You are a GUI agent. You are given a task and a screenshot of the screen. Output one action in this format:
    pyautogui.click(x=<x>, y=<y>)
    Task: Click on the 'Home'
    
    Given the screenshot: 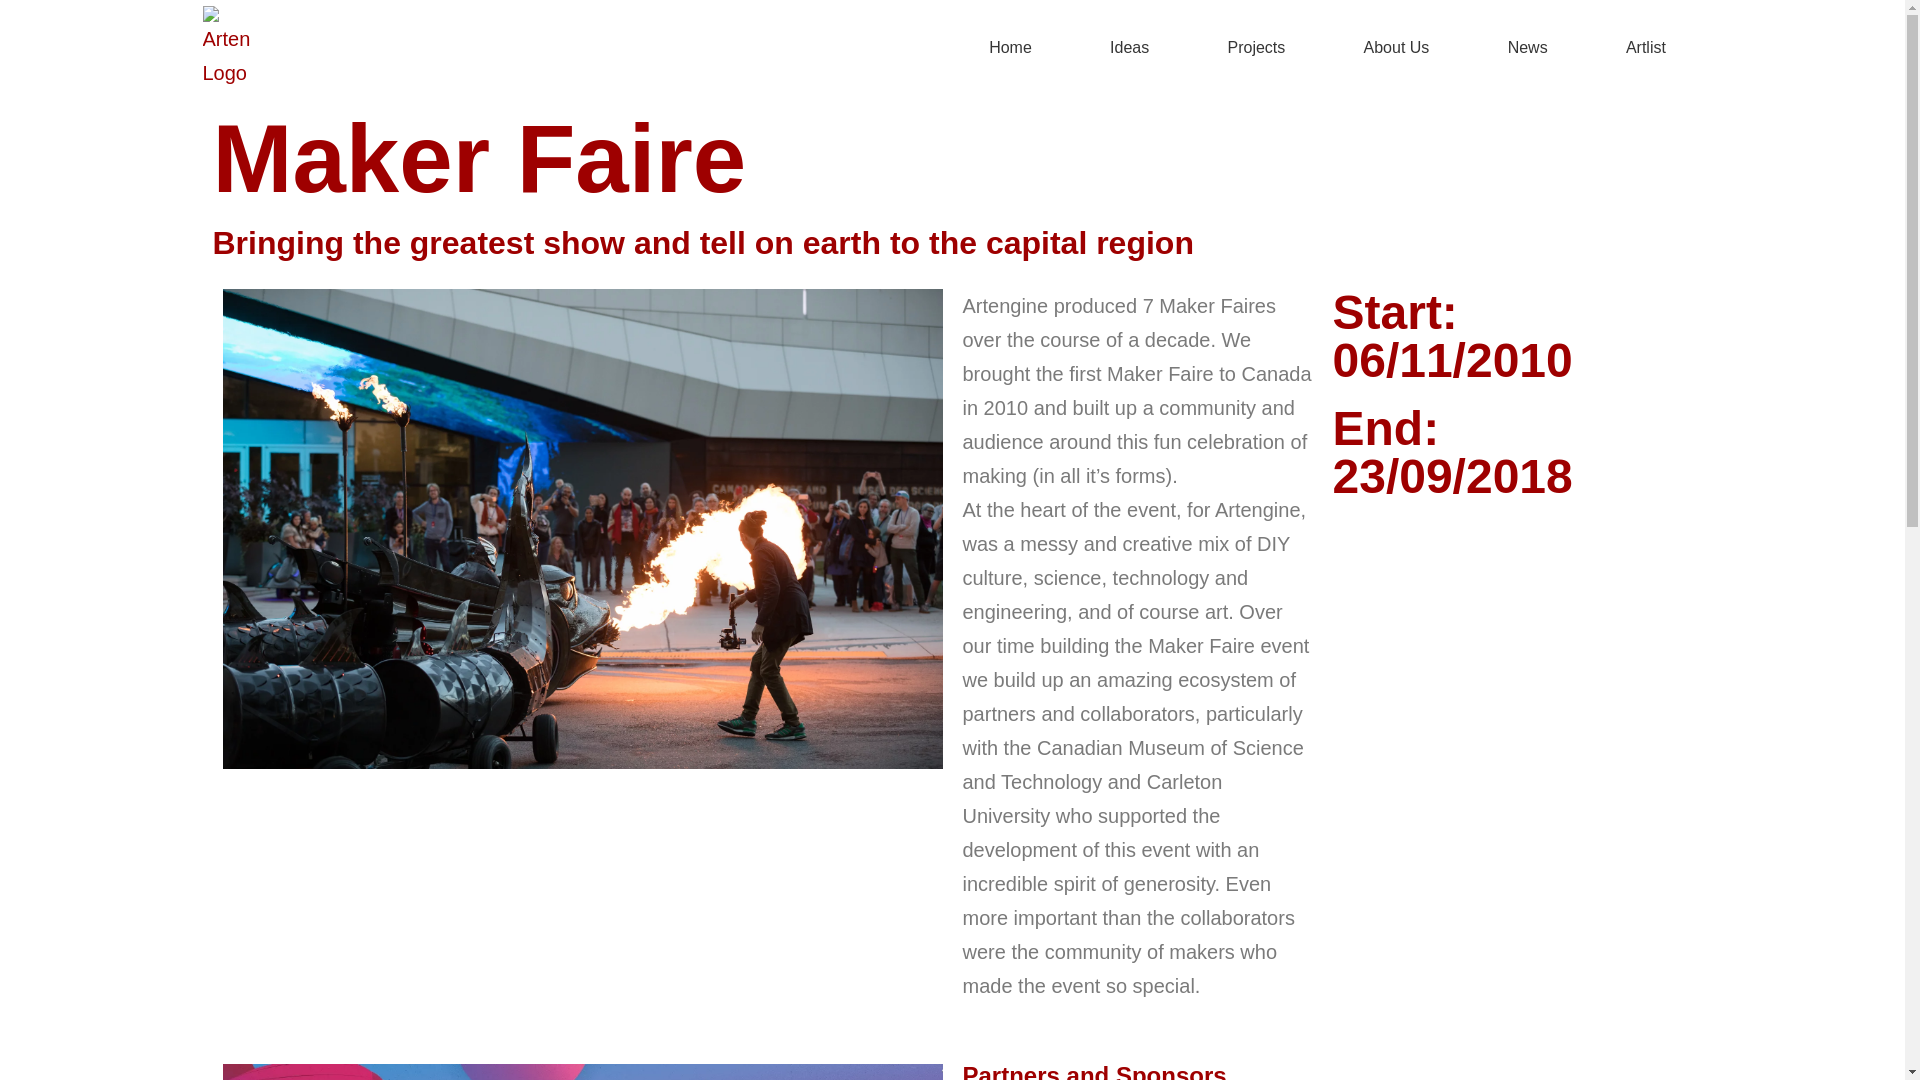 What is the action you would take?
    pyautogui.click(x=950, y=46)
    